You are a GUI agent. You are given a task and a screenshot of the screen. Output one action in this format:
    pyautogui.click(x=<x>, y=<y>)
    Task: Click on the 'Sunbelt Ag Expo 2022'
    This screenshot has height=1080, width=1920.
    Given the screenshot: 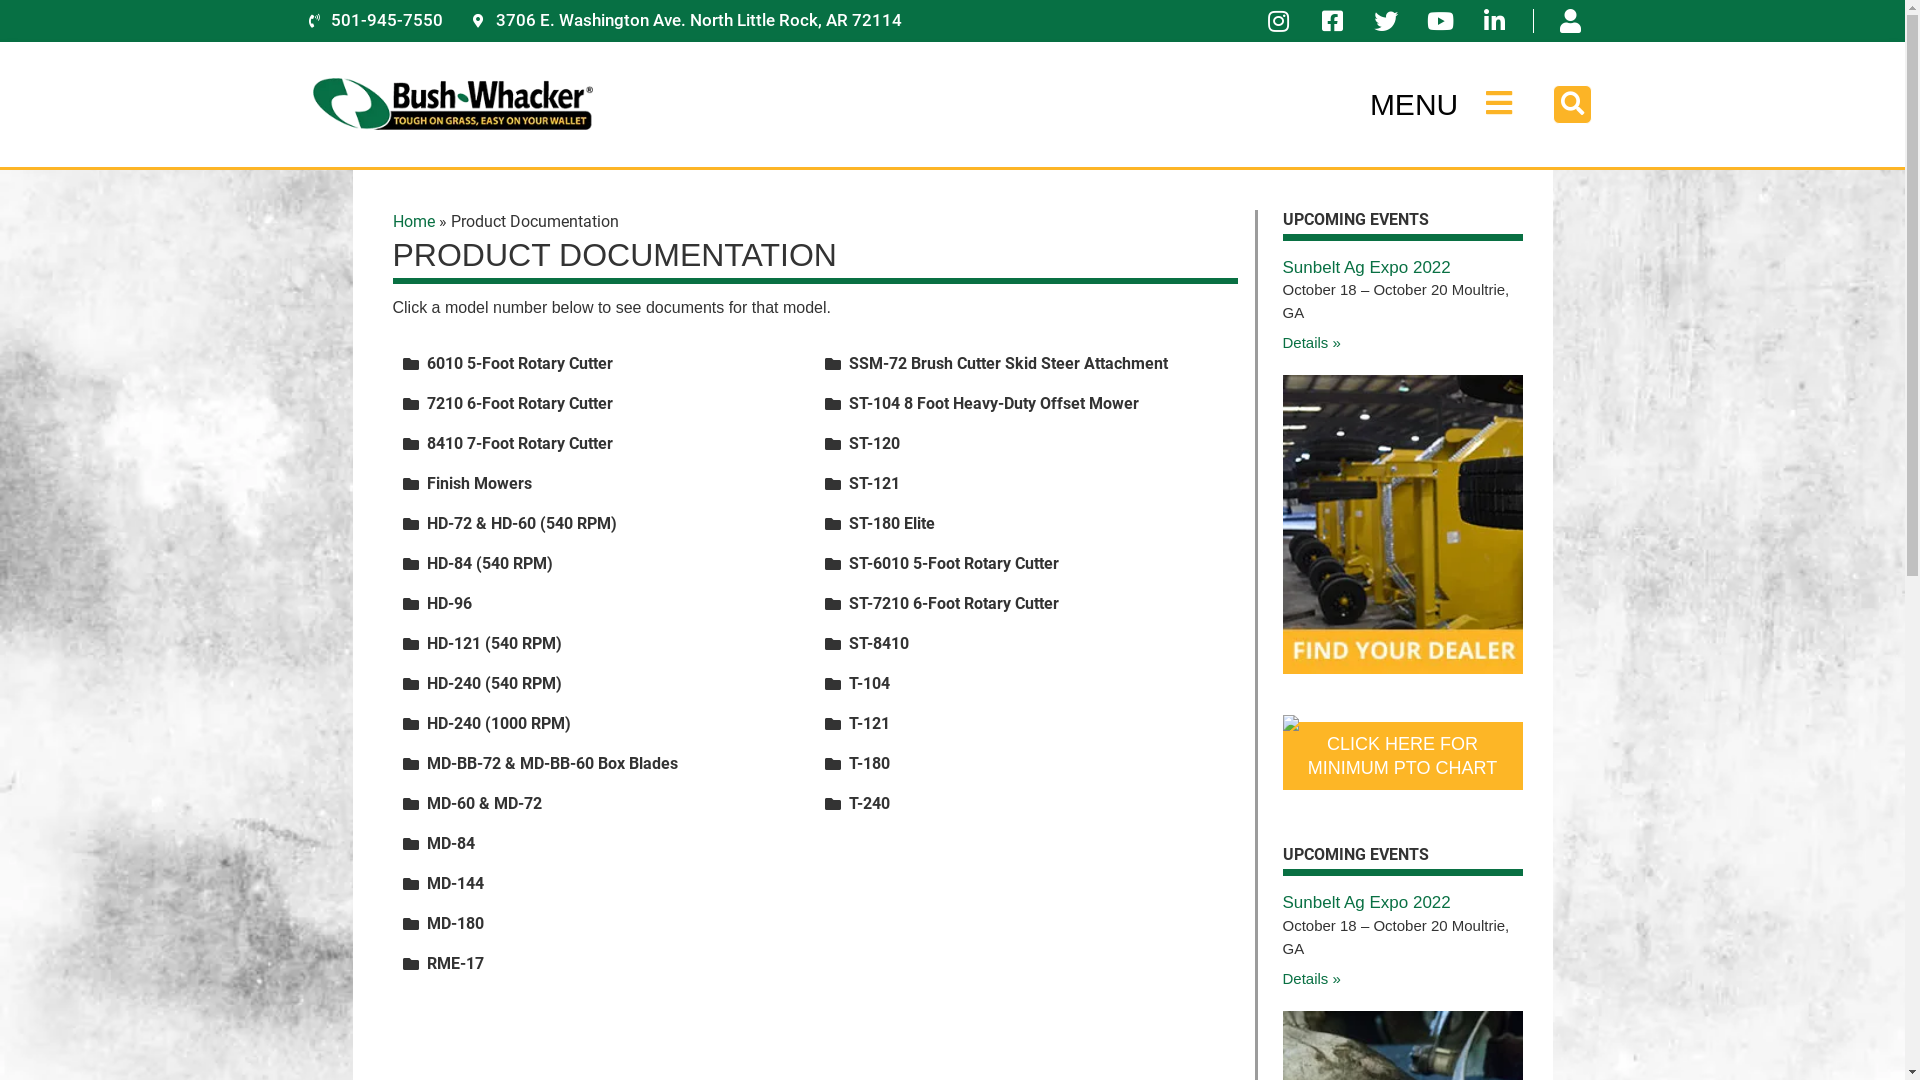 What is the action you would take?
    pyautogui.click(x=1365, y=902)
    